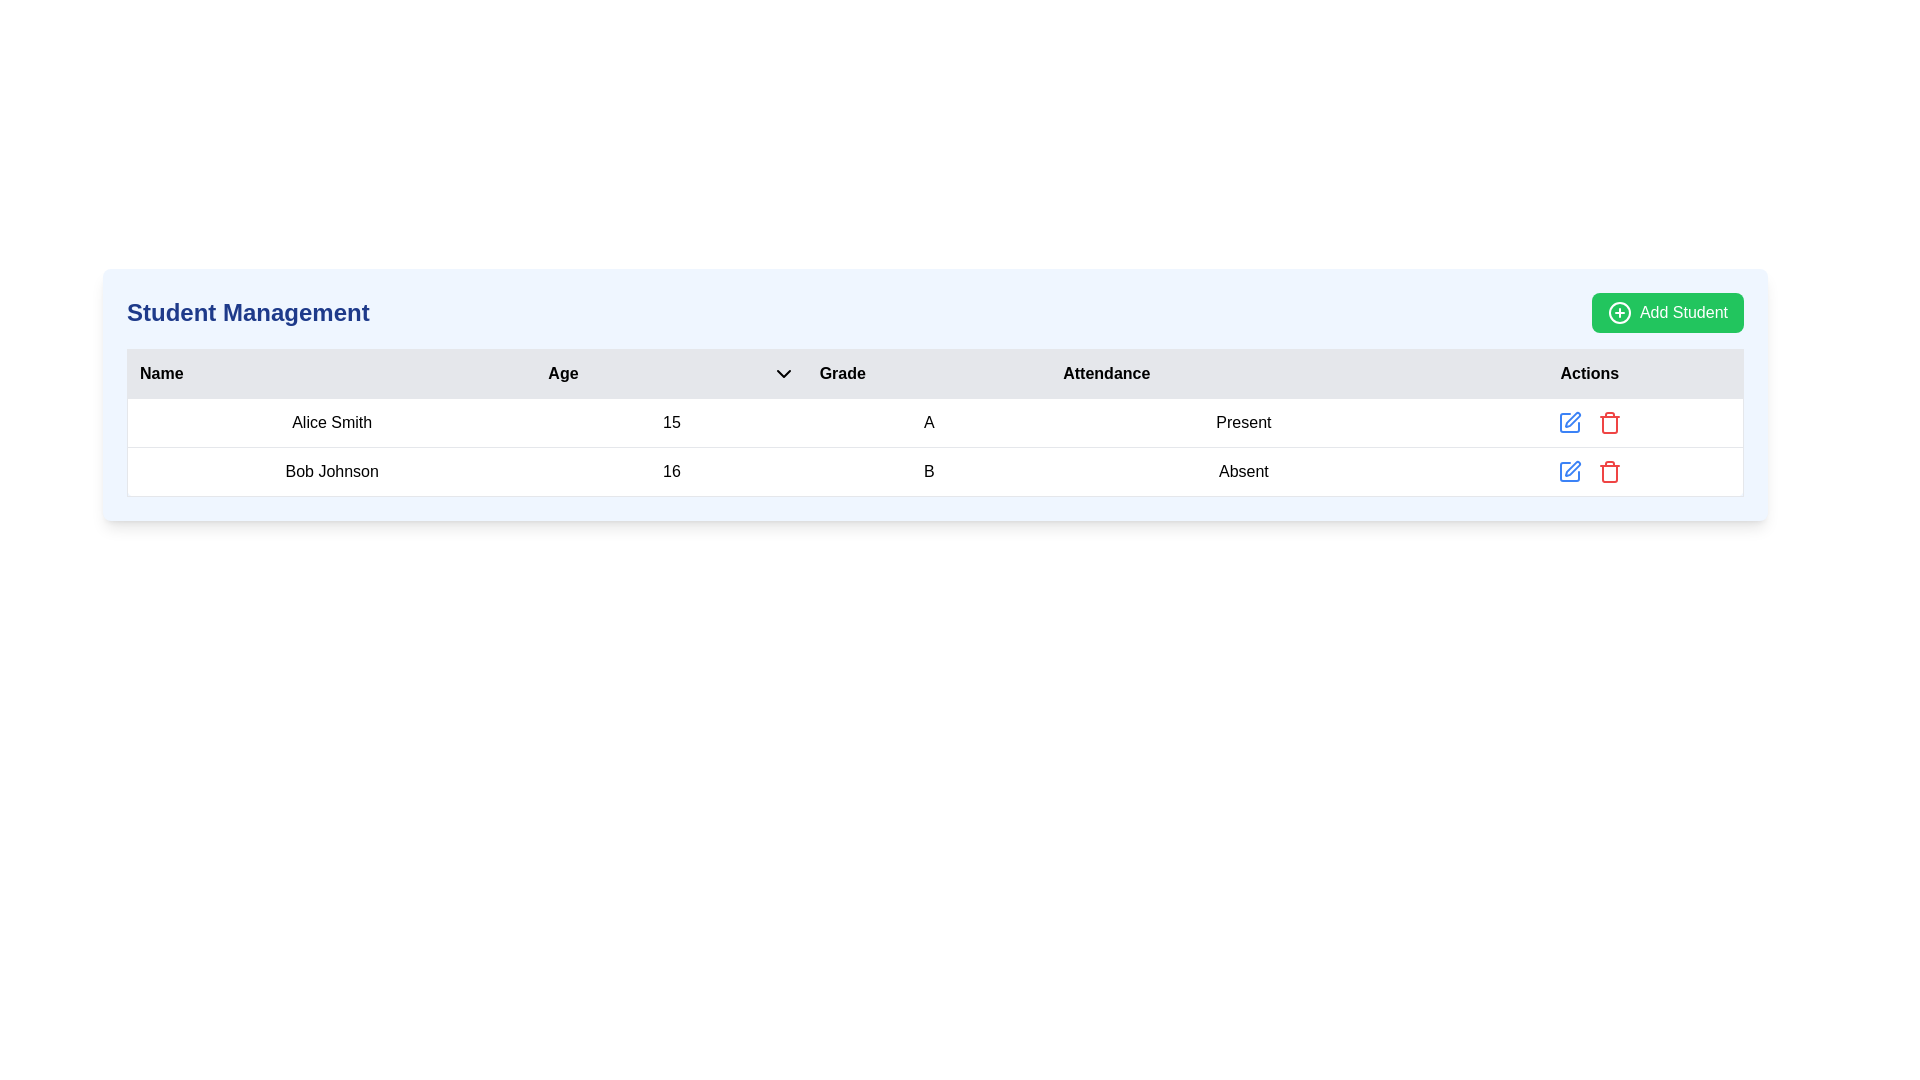 This screenshot has height=1080, width=1920. Describe the element at coordinates (1609, 422) in the screenshot. I see `the delete button located in the last column of the table, which is the second action icon to the right of the edit icon (blue pencil)` at that location.